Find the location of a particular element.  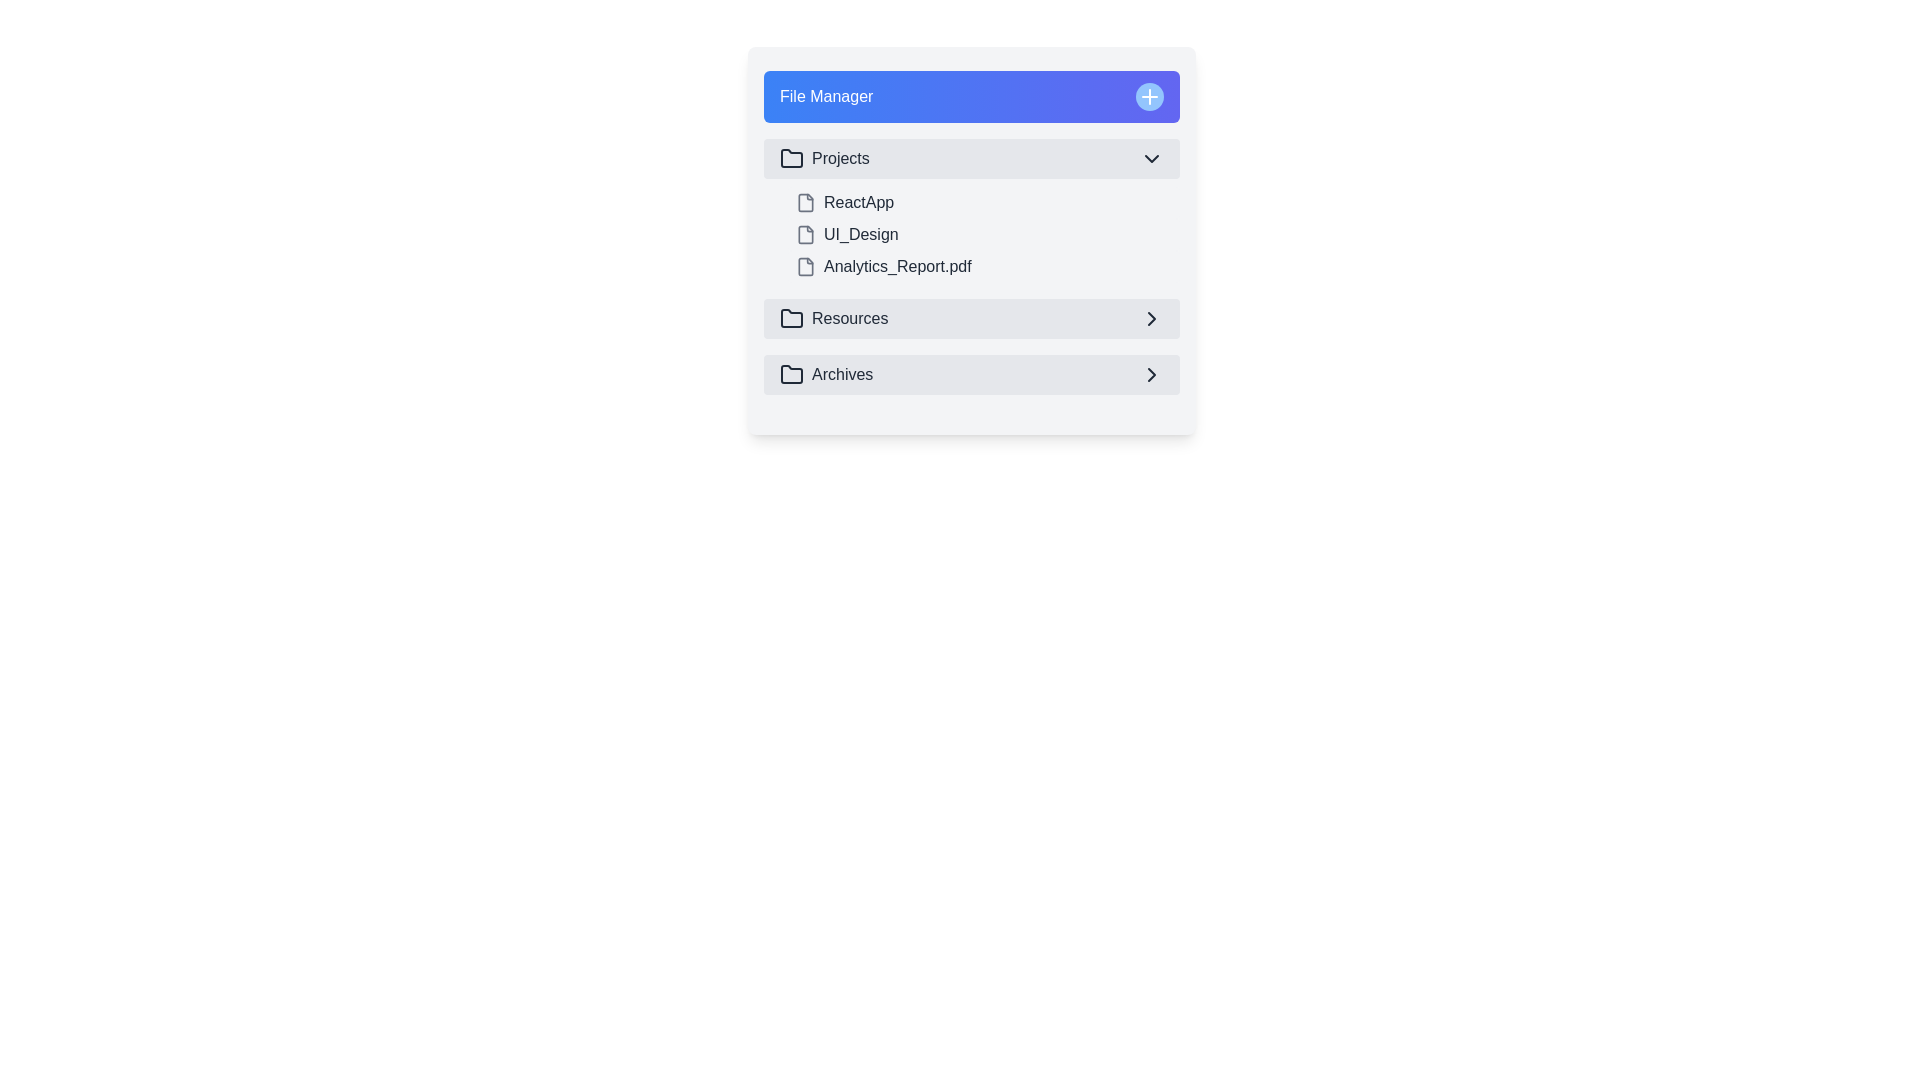

the 'Resources' folder item in the file manager interface is located at coordinates (834, 318).